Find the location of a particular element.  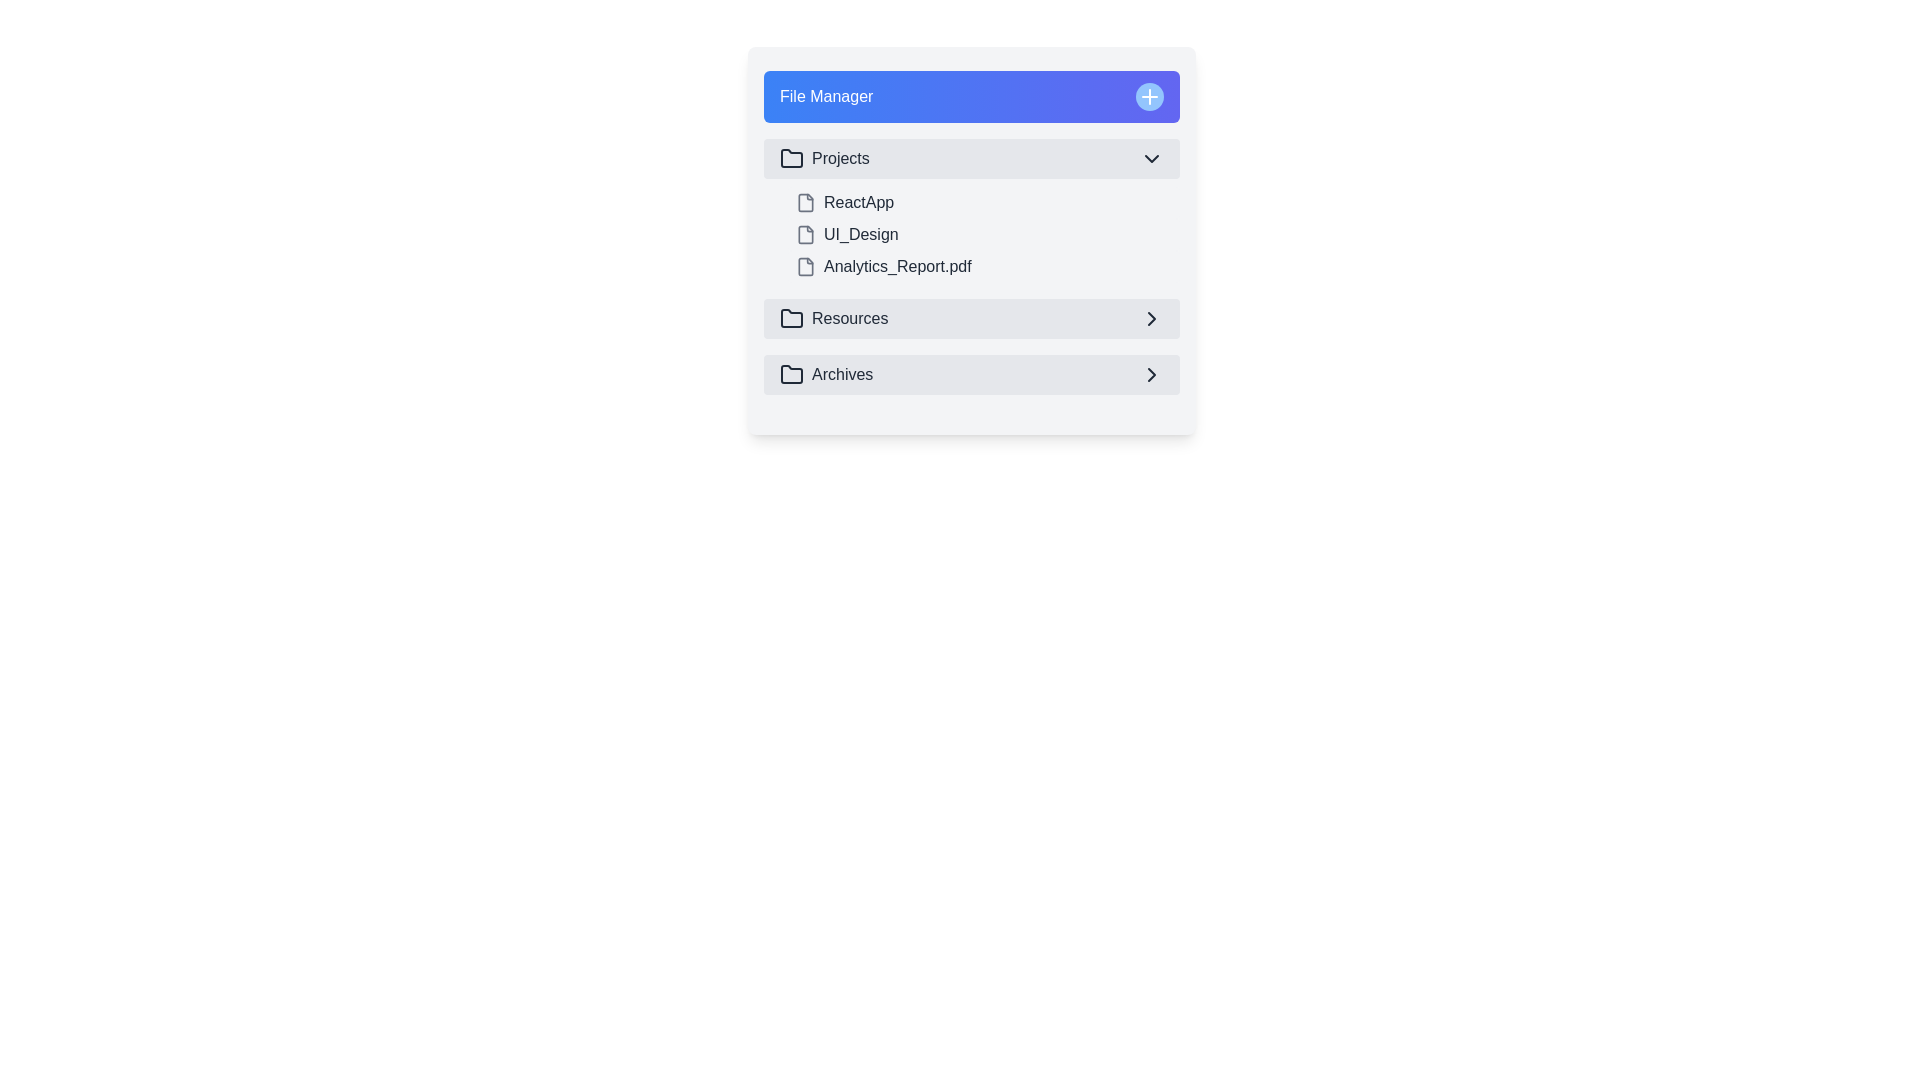

the 'Resources' folder item in the file manager interface is located at coordinates (834, 318).